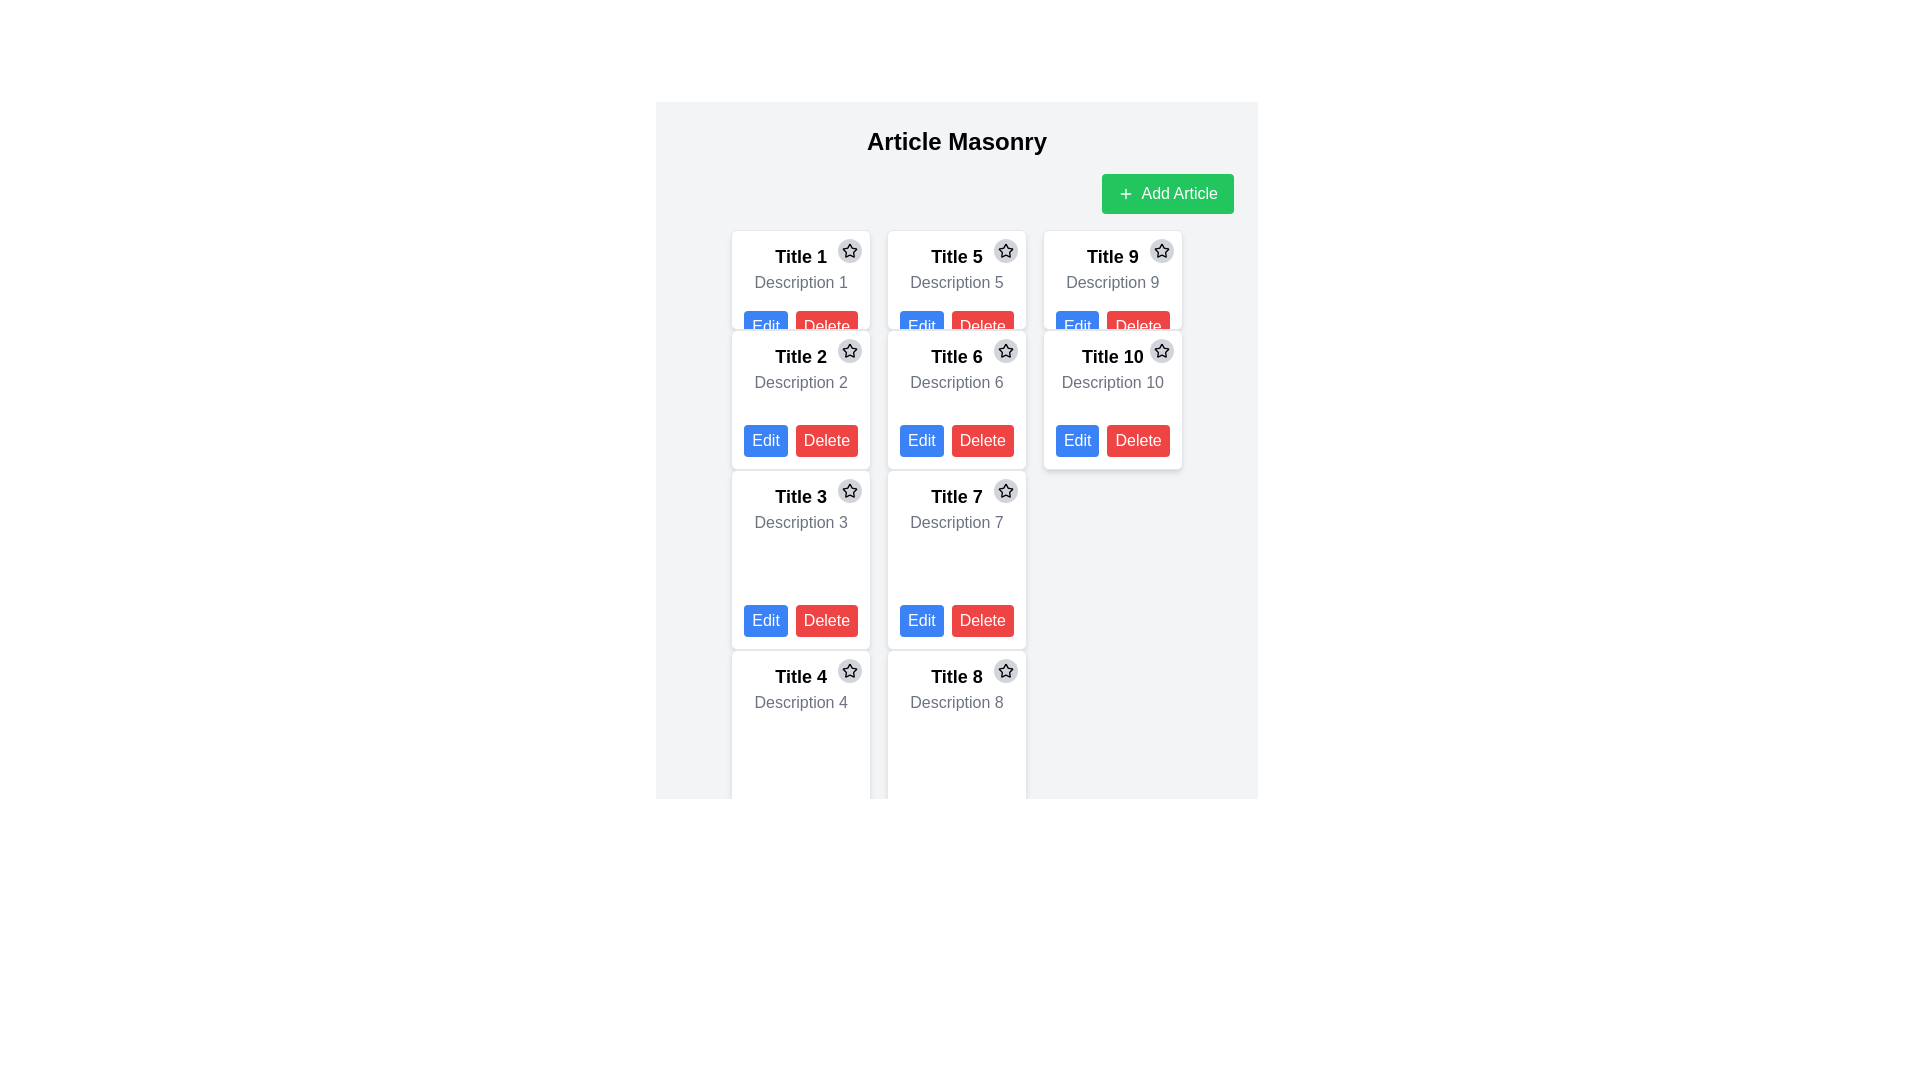  What do you see at coordinates (850, 349) in the screenshot?
I see `the favorite icon located at the top-right corner of the second card in the second column of the grid layout near the title 'Title 2'` at bounding box center [850, 349].